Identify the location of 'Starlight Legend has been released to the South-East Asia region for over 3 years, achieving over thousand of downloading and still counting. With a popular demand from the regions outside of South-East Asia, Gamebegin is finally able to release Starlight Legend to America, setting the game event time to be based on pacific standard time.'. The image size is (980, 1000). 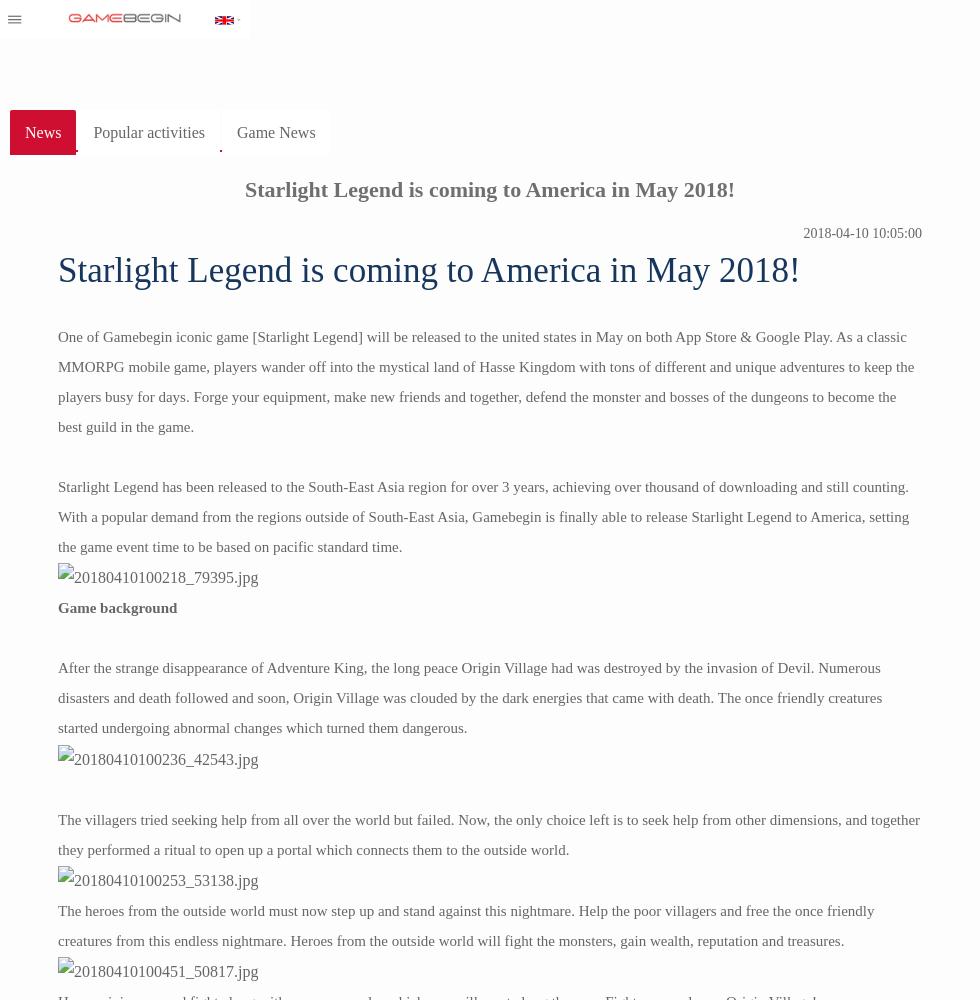
(483, 517).